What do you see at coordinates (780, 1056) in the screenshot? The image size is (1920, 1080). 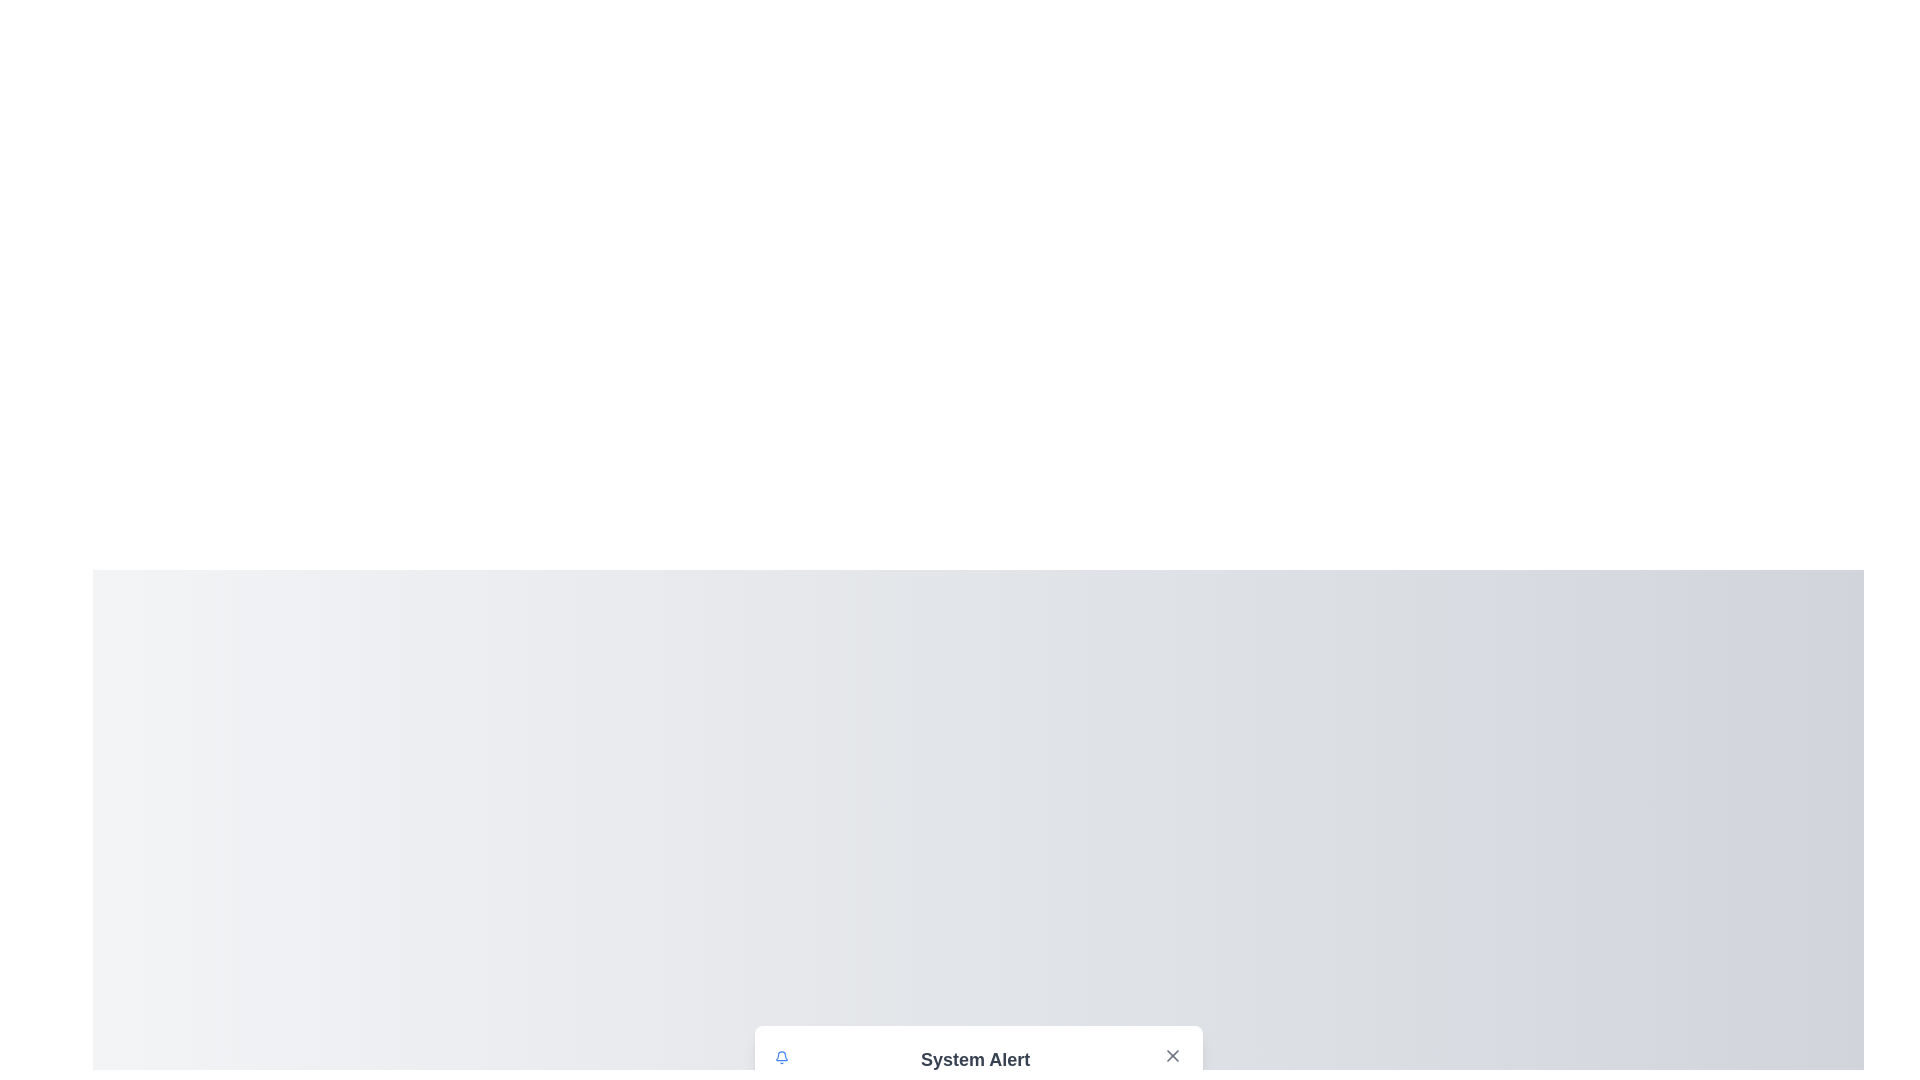 I see `the blue bell-shaped icon located at the far left side of the notification panel titled 'System Alert'` at bounding box center [780, 1056].